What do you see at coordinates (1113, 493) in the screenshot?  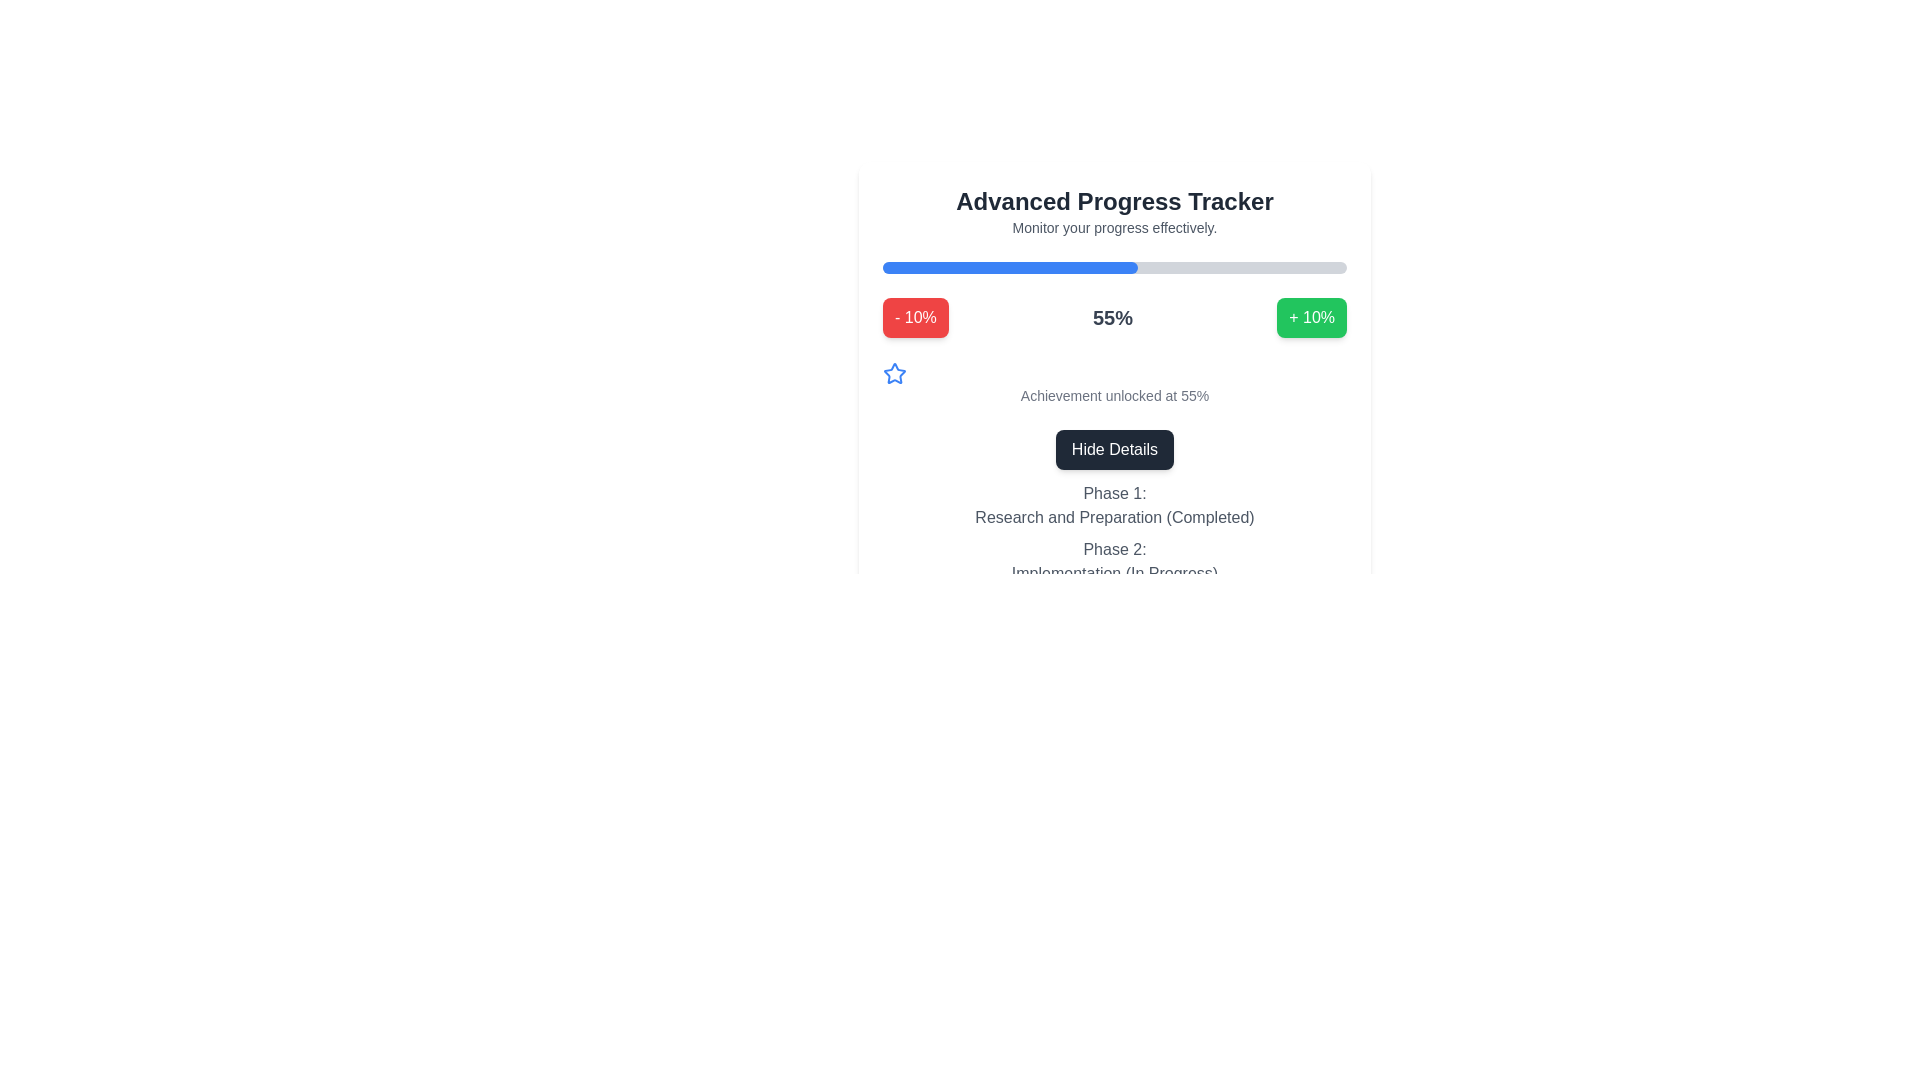 I see `the text header displaying 'Phase 1:'` at bounding box center [1113, 493].